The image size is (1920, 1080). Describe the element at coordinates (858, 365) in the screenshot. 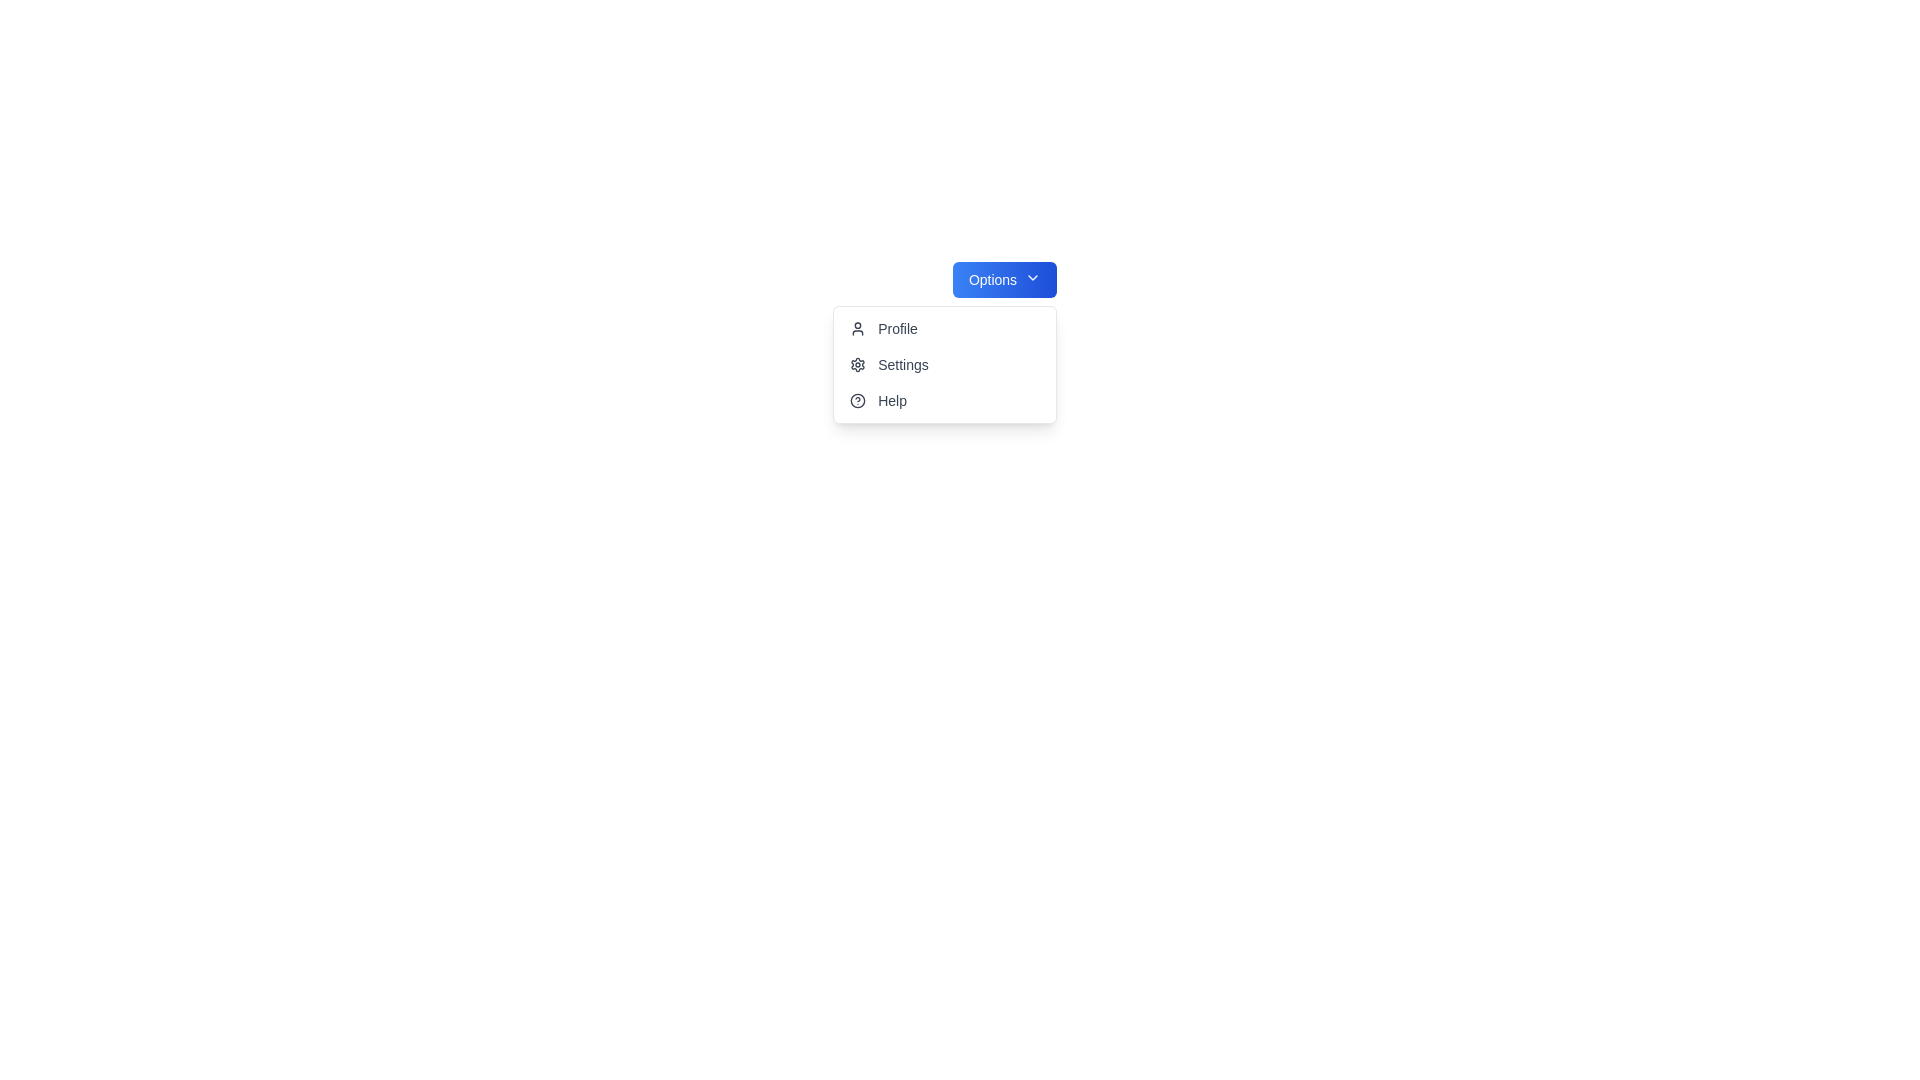

I see `the settings icon, which resembles a gear and is located next to the 'Settings' label in the dropdown menu` at that location.